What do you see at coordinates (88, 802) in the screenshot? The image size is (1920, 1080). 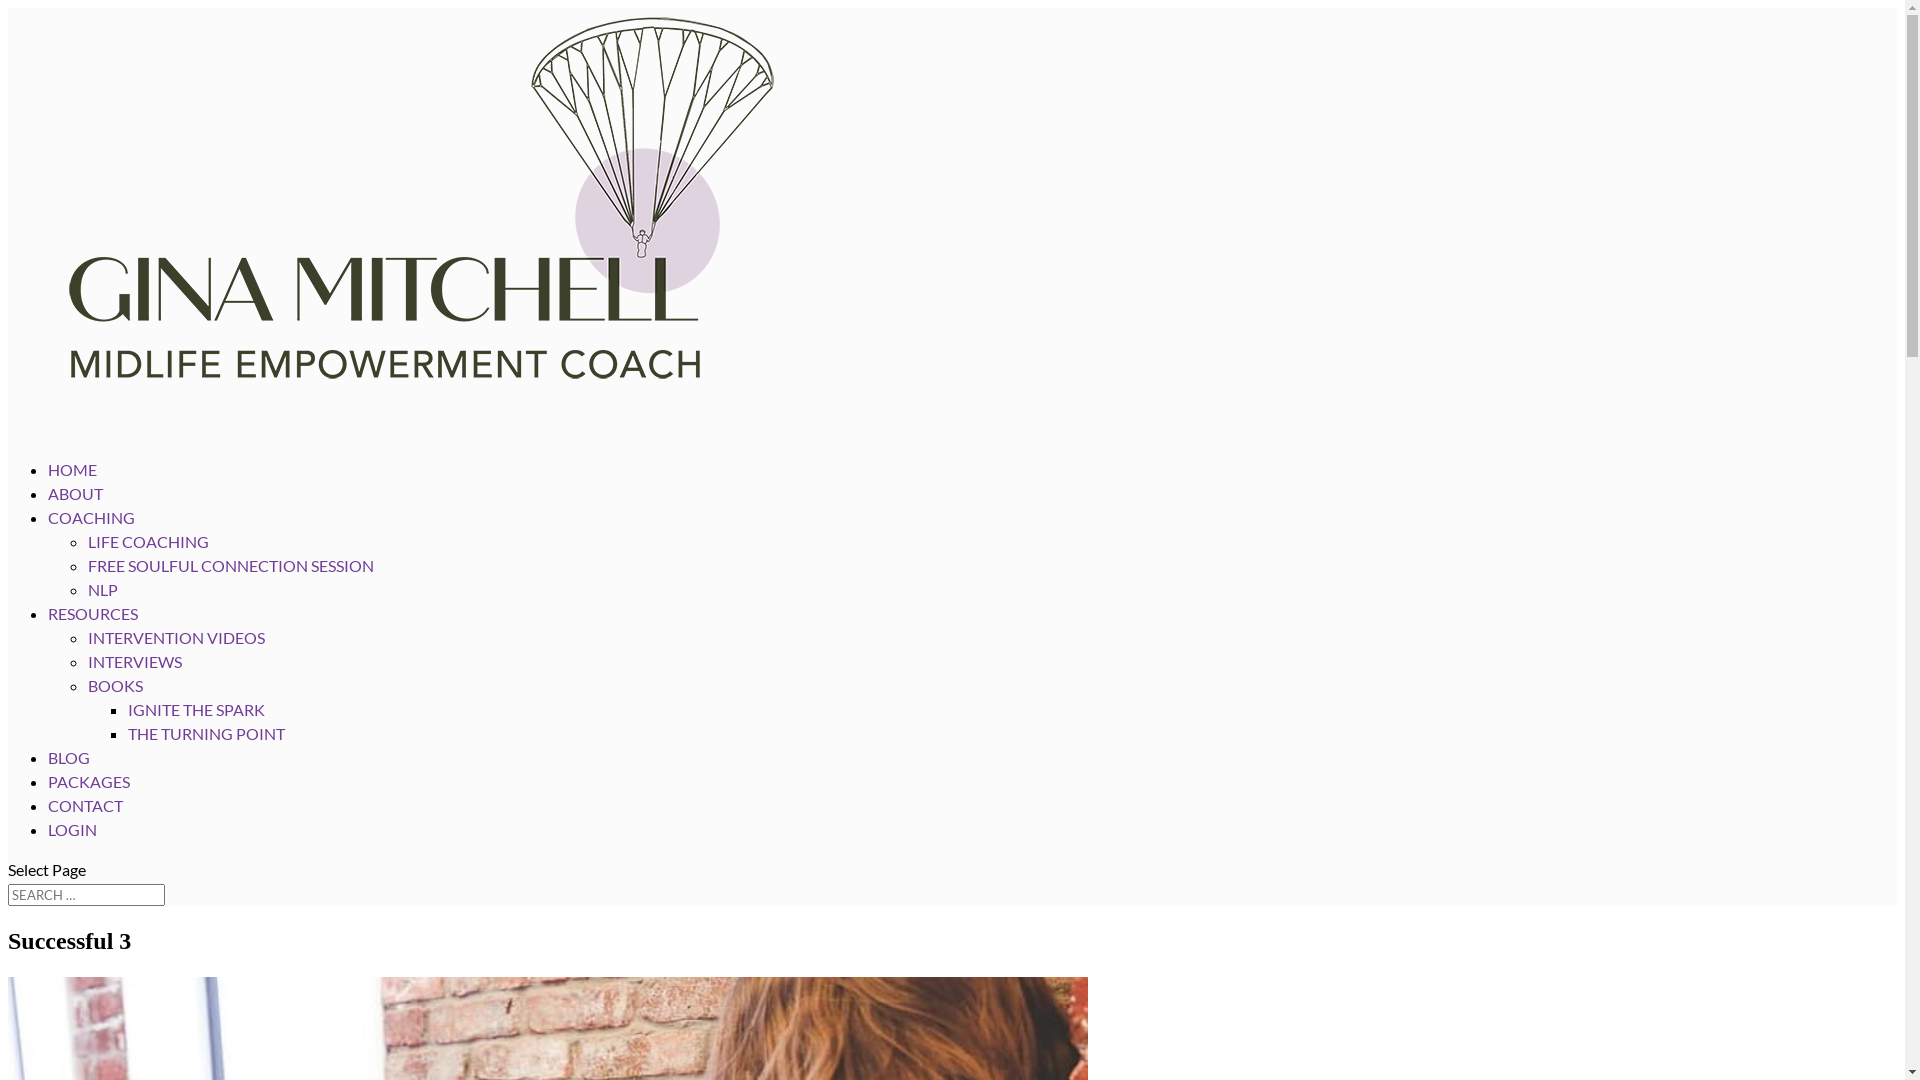 I see `'PACKAGES'` at bounding box center [88, 802].